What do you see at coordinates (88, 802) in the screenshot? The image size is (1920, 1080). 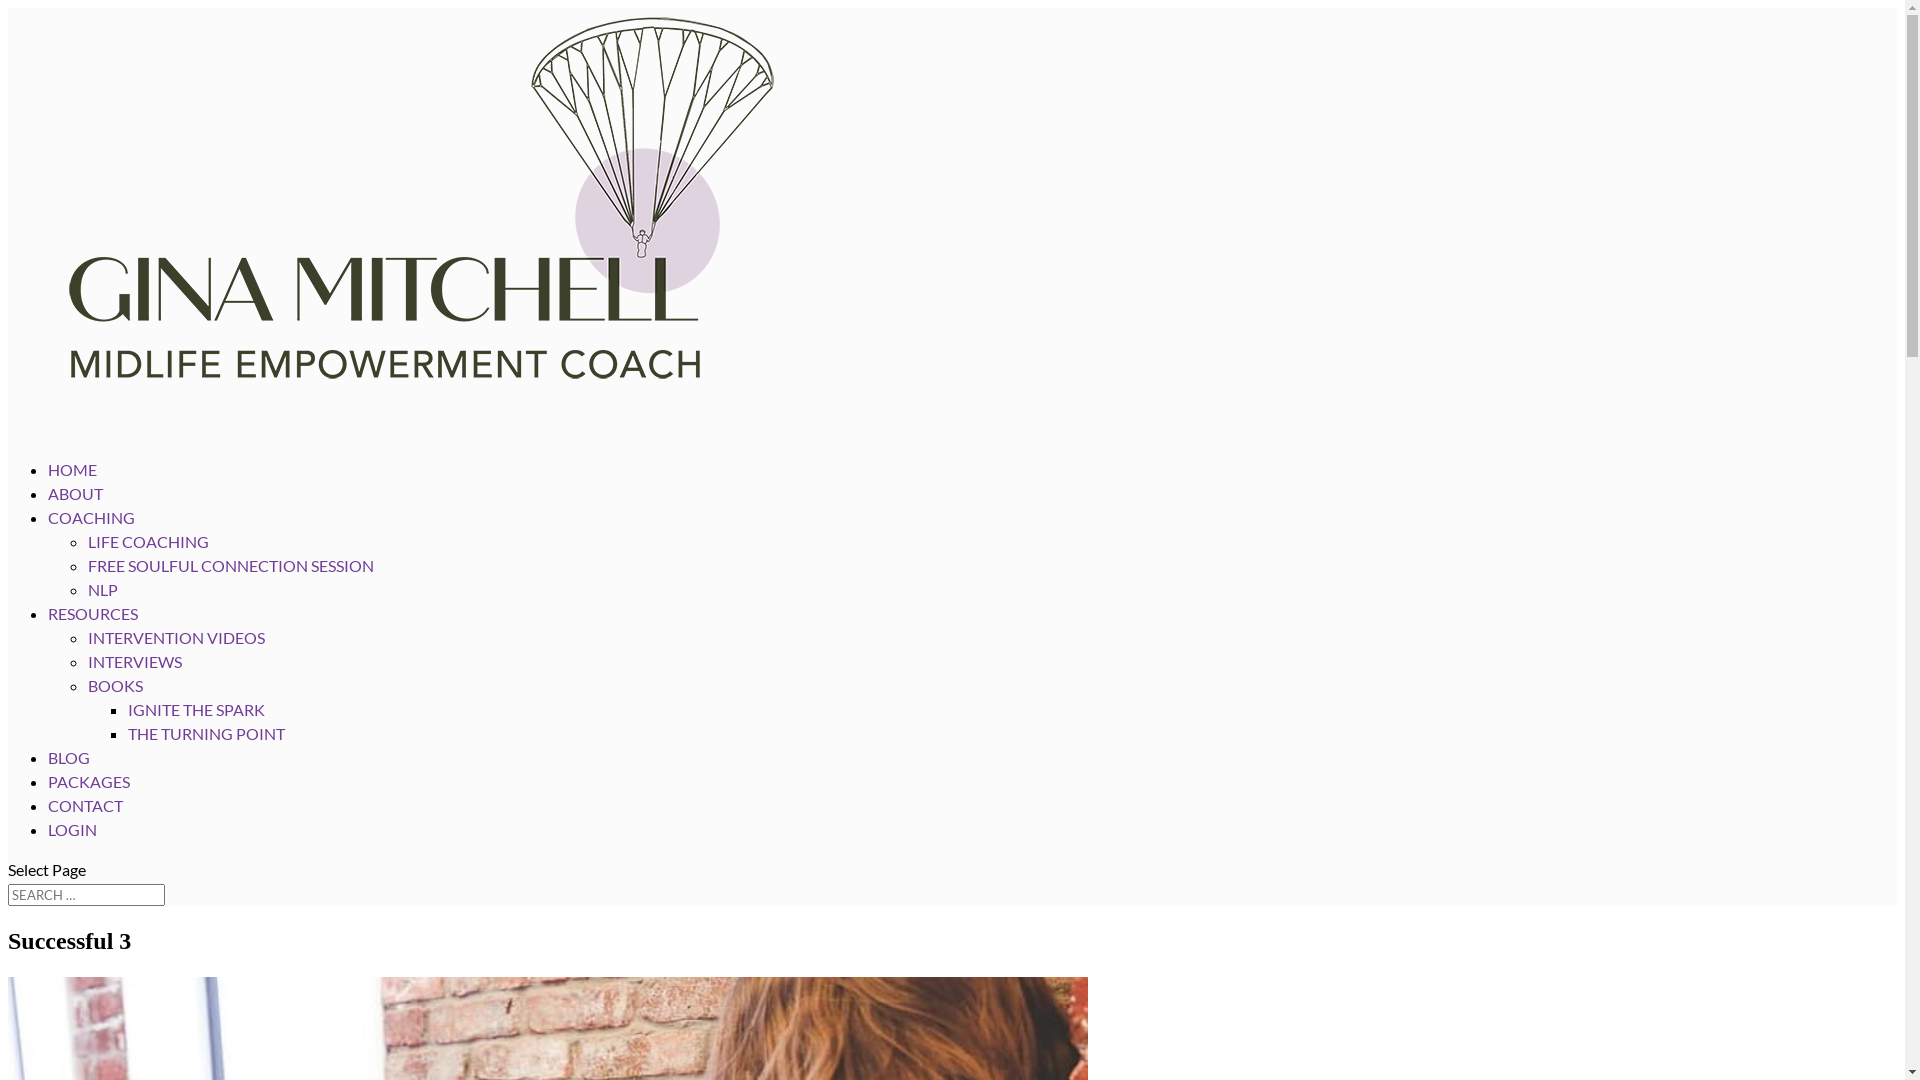 I see `'PACKAGES'` at bounding box center [88, 802].